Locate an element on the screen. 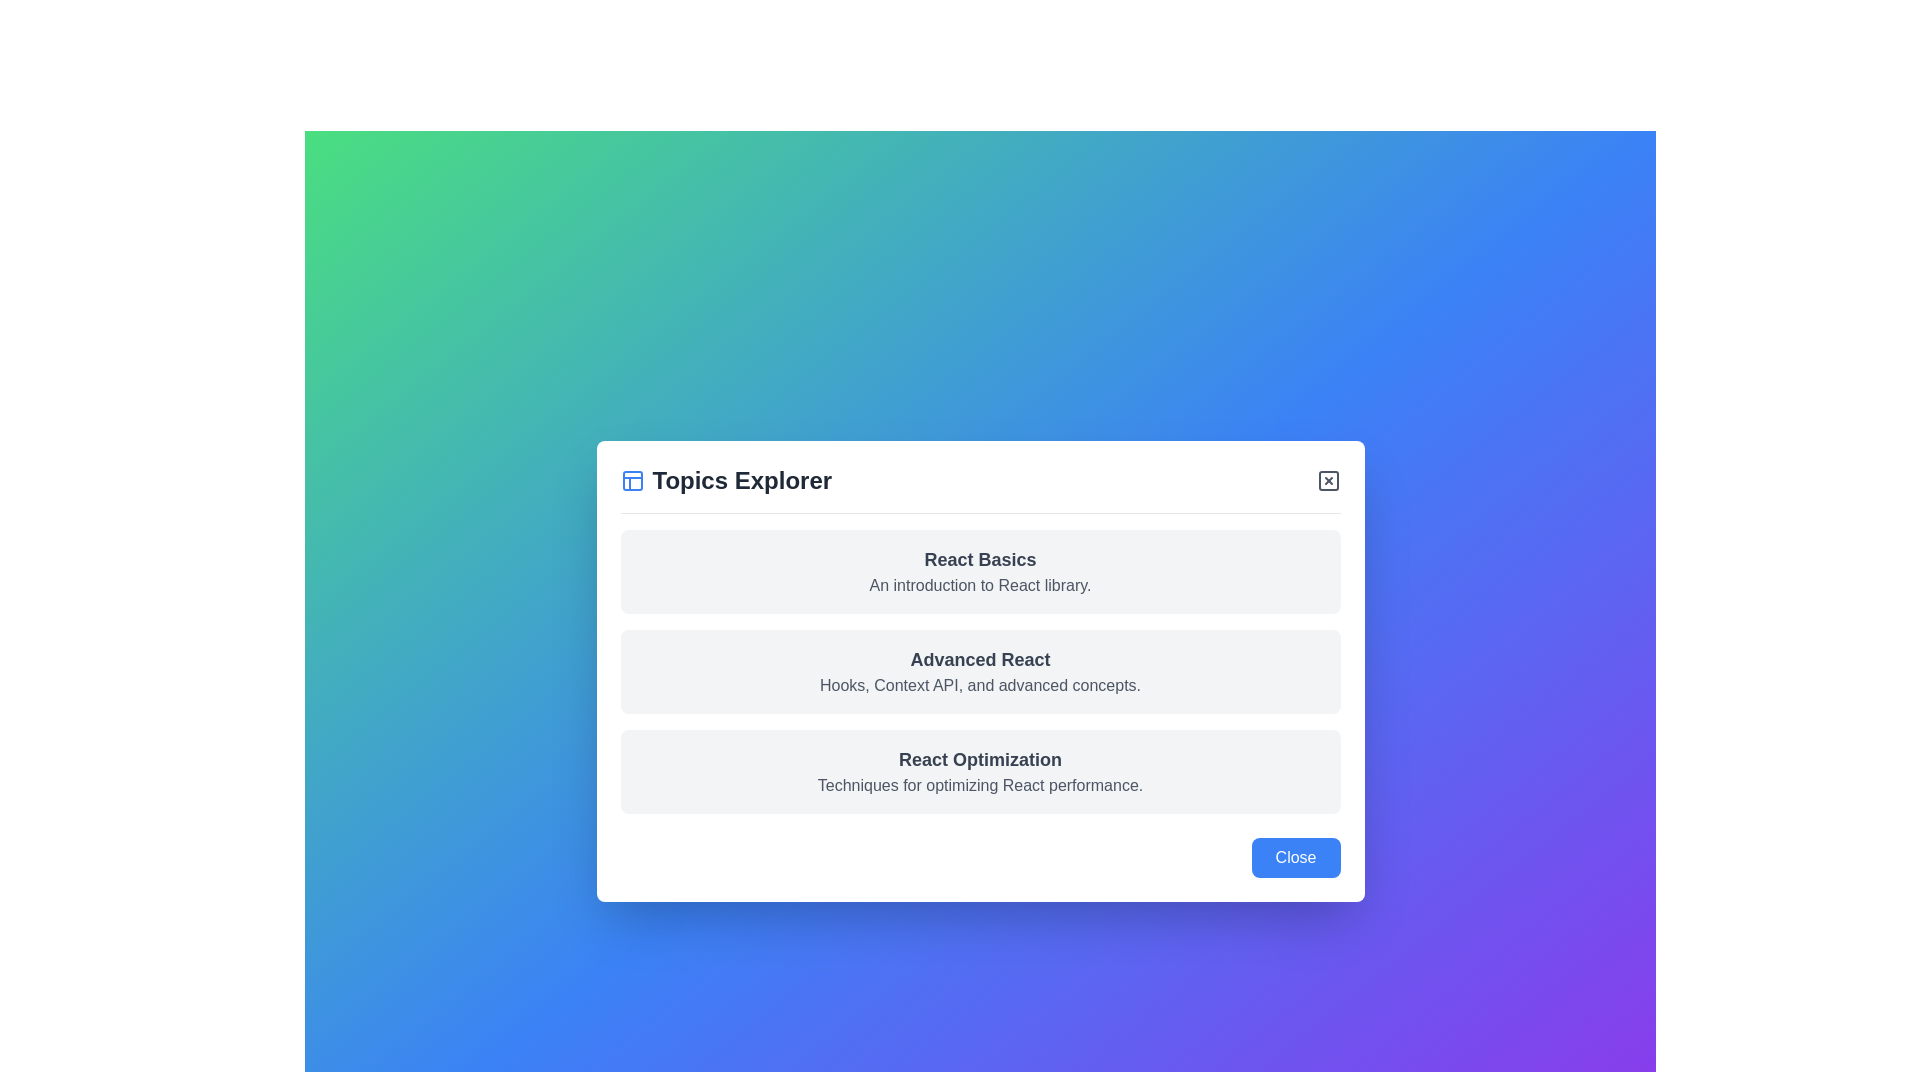 The height and width of the screenshot is (1080, 1920). the small rectangular graphical icon component with rounded corners located in the top-left corner of the modal window is located at coordinates (631, 480).